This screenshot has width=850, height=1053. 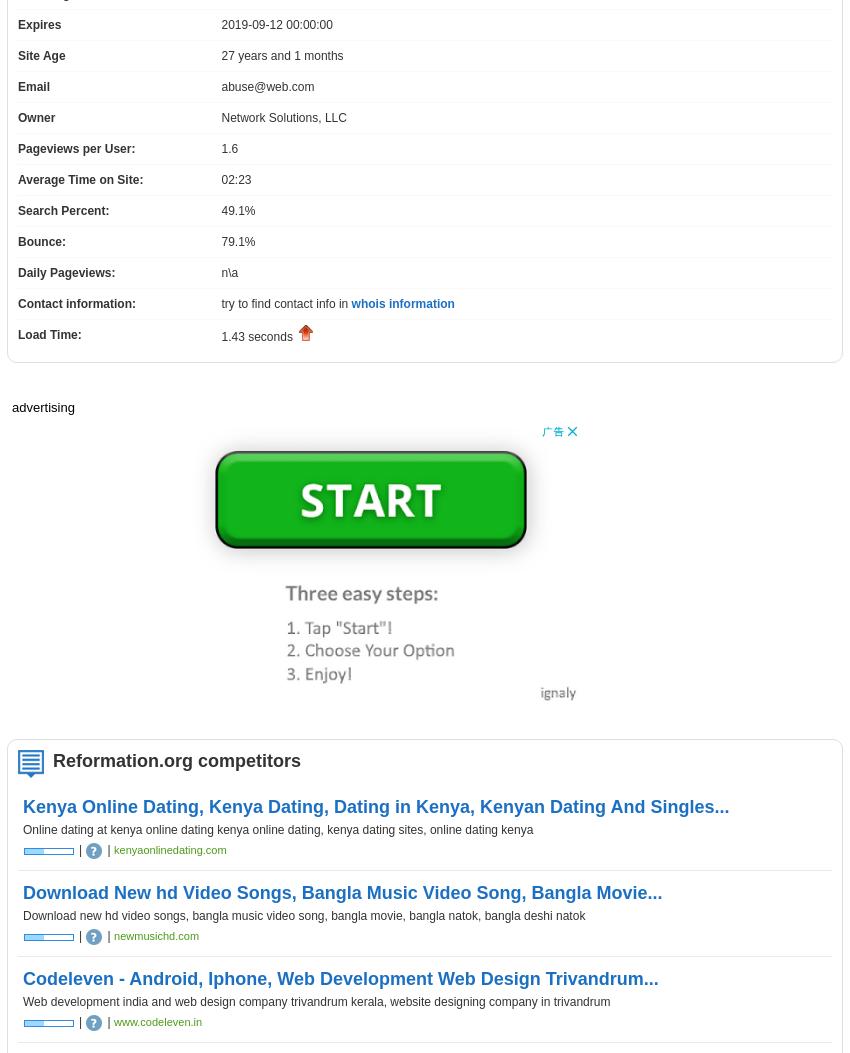 What do you see at coordinates (341, 893) in the screenshot?
I see `'Download New hd Video Songs, Bangla Music Video Song, Bangla Movie...'` at bounding box center [341, 893].